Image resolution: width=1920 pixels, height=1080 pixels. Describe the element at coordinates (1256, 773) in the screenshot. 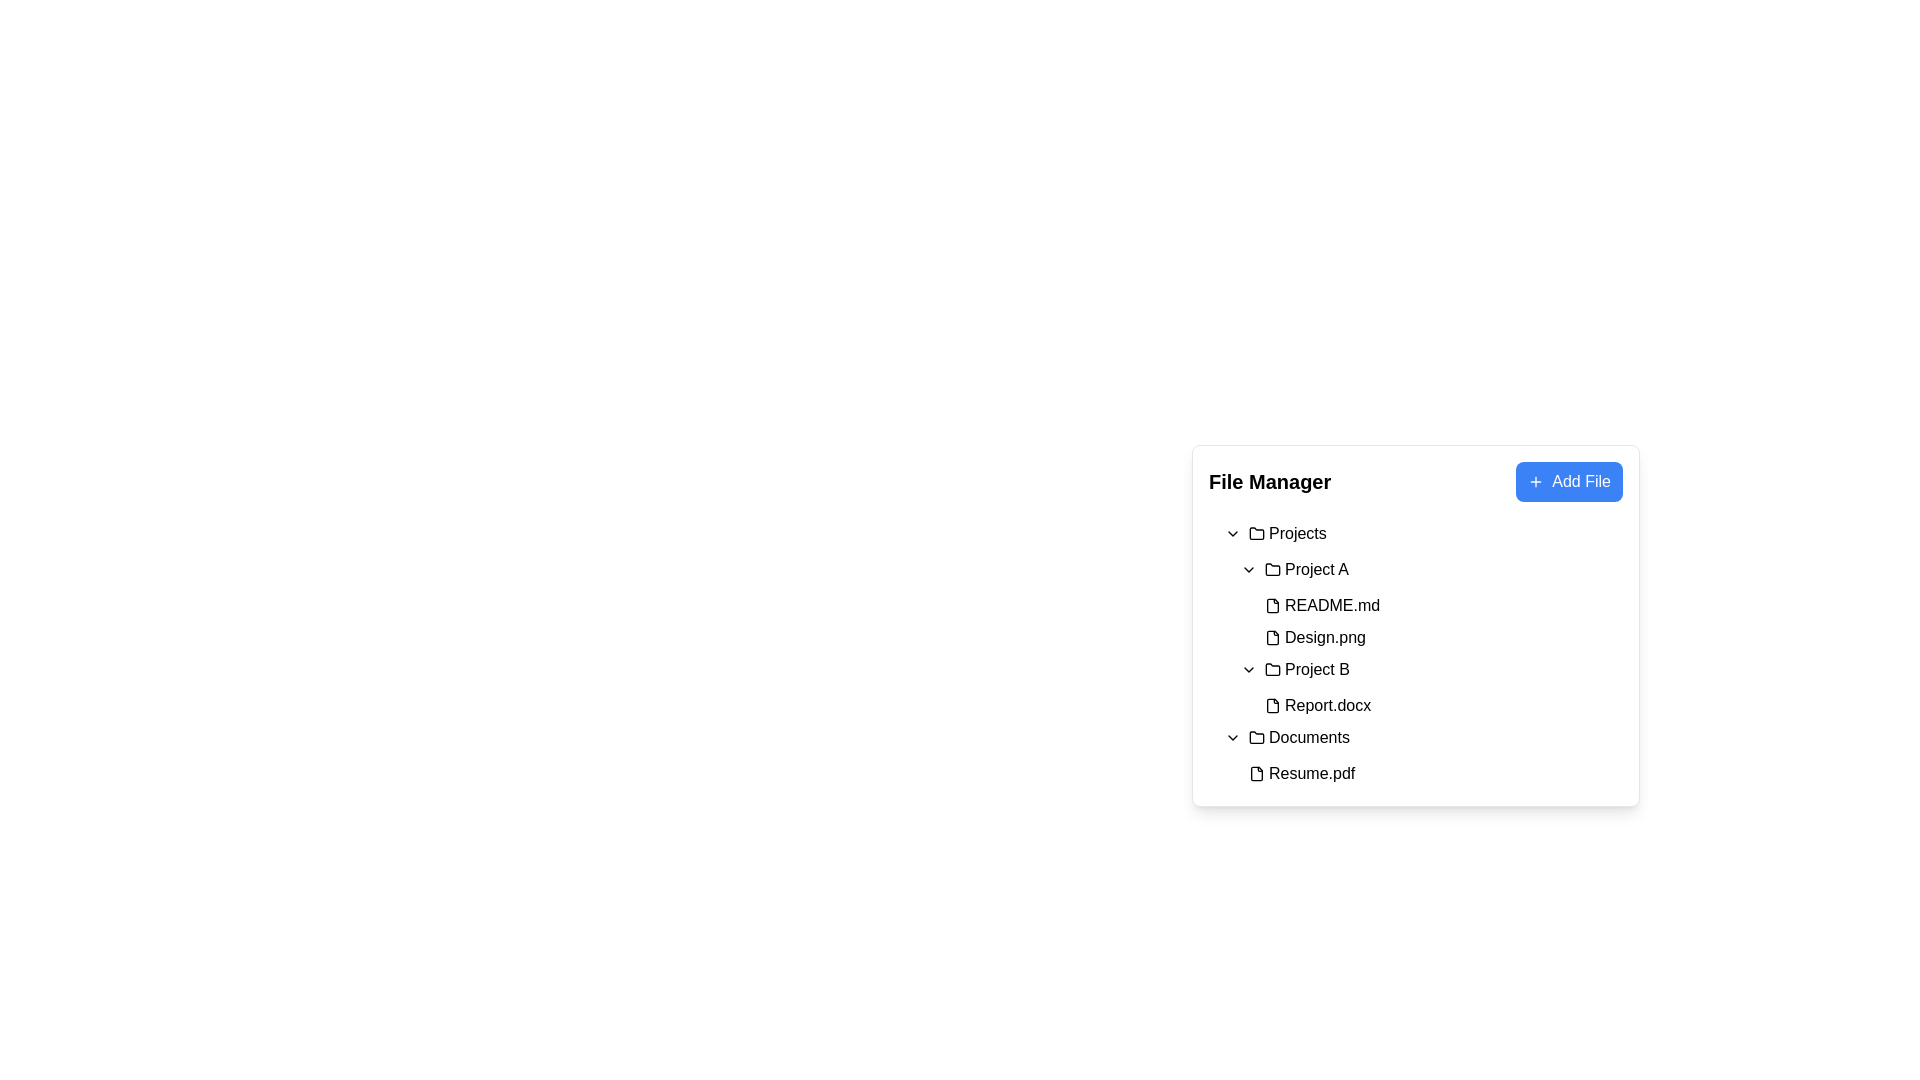

I see `the PDF document icon located at the top of the 'Documents' section` at that location.